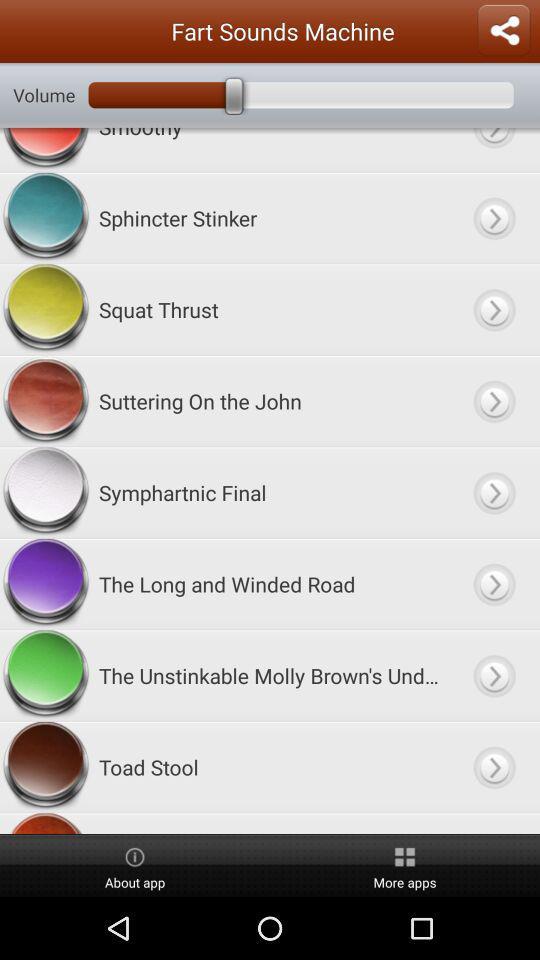 This screenshot has width=540, height=960. Describe the element at coordinates (405, 865) in the screenshot. I see `the more apps icon` at that location.